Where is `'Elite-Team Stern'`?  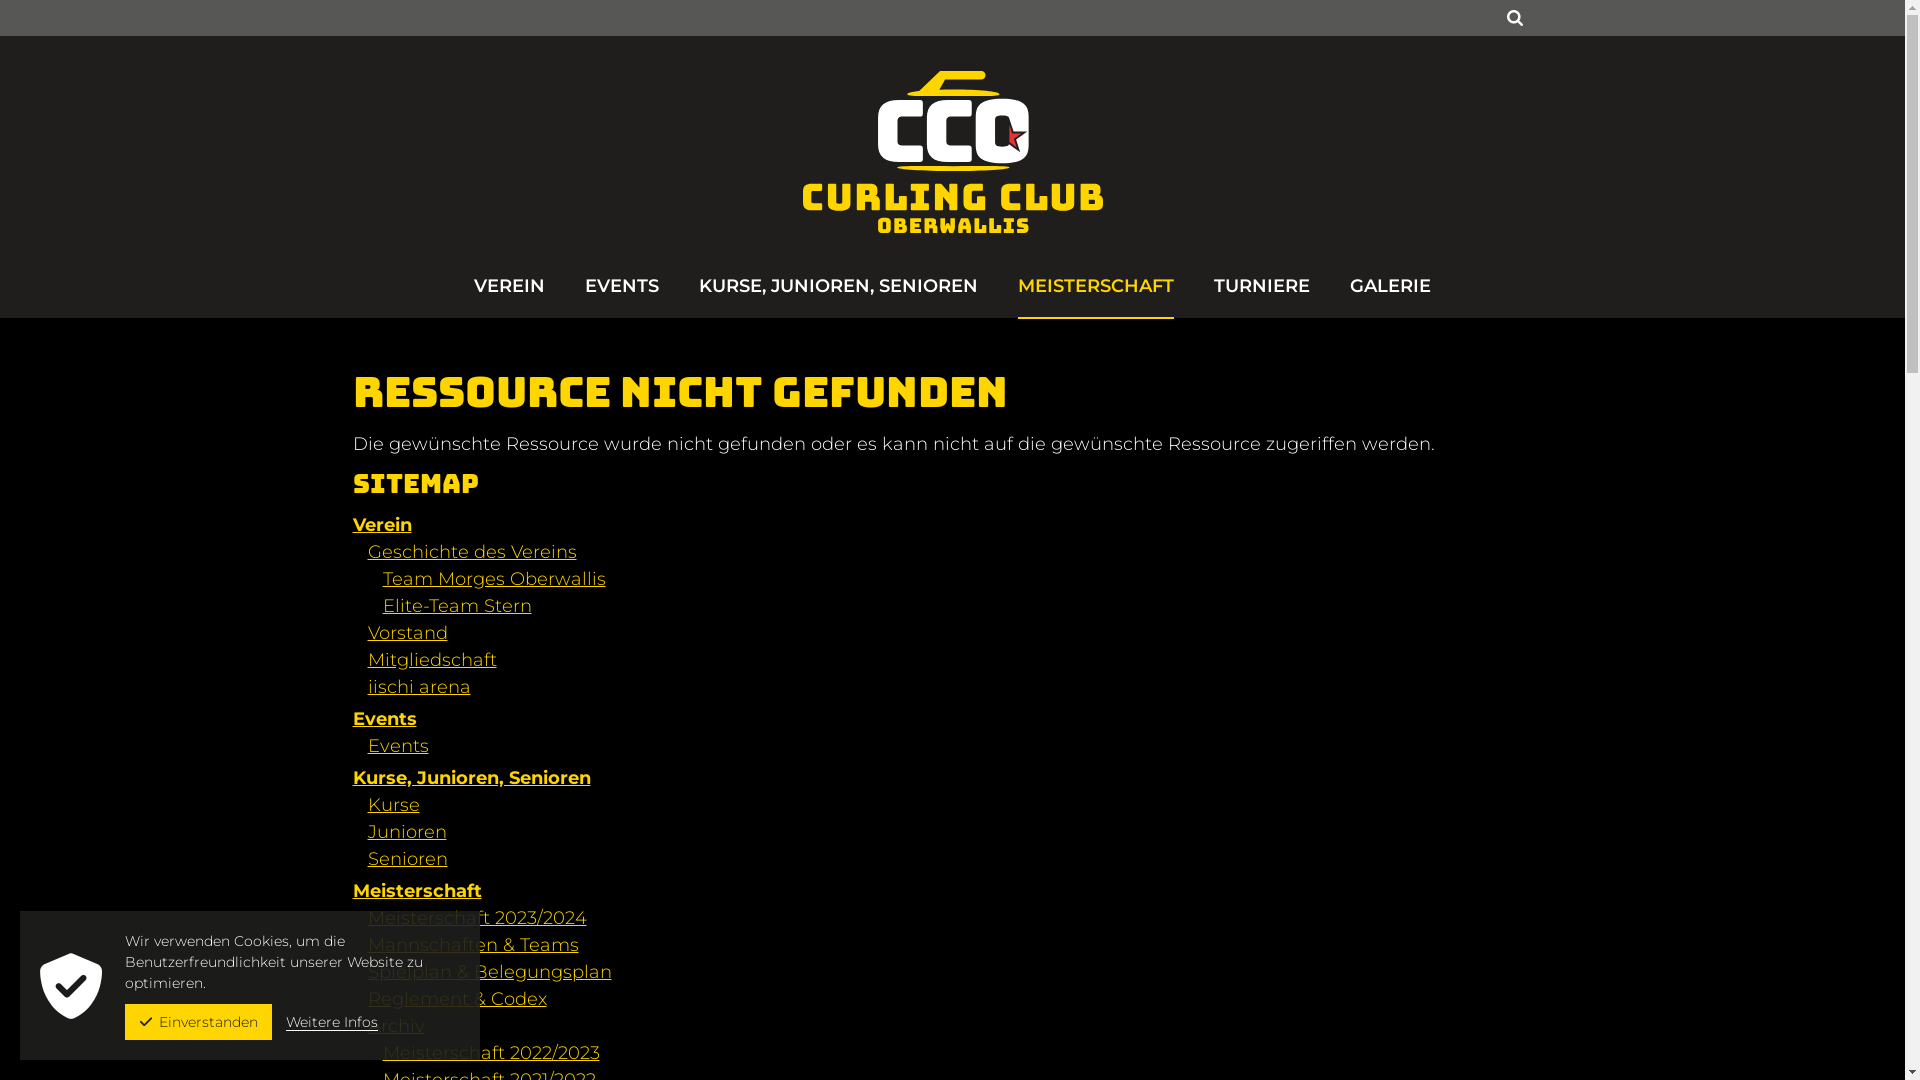
'Elite-Team Stern' is located at coordinates (455, 604).